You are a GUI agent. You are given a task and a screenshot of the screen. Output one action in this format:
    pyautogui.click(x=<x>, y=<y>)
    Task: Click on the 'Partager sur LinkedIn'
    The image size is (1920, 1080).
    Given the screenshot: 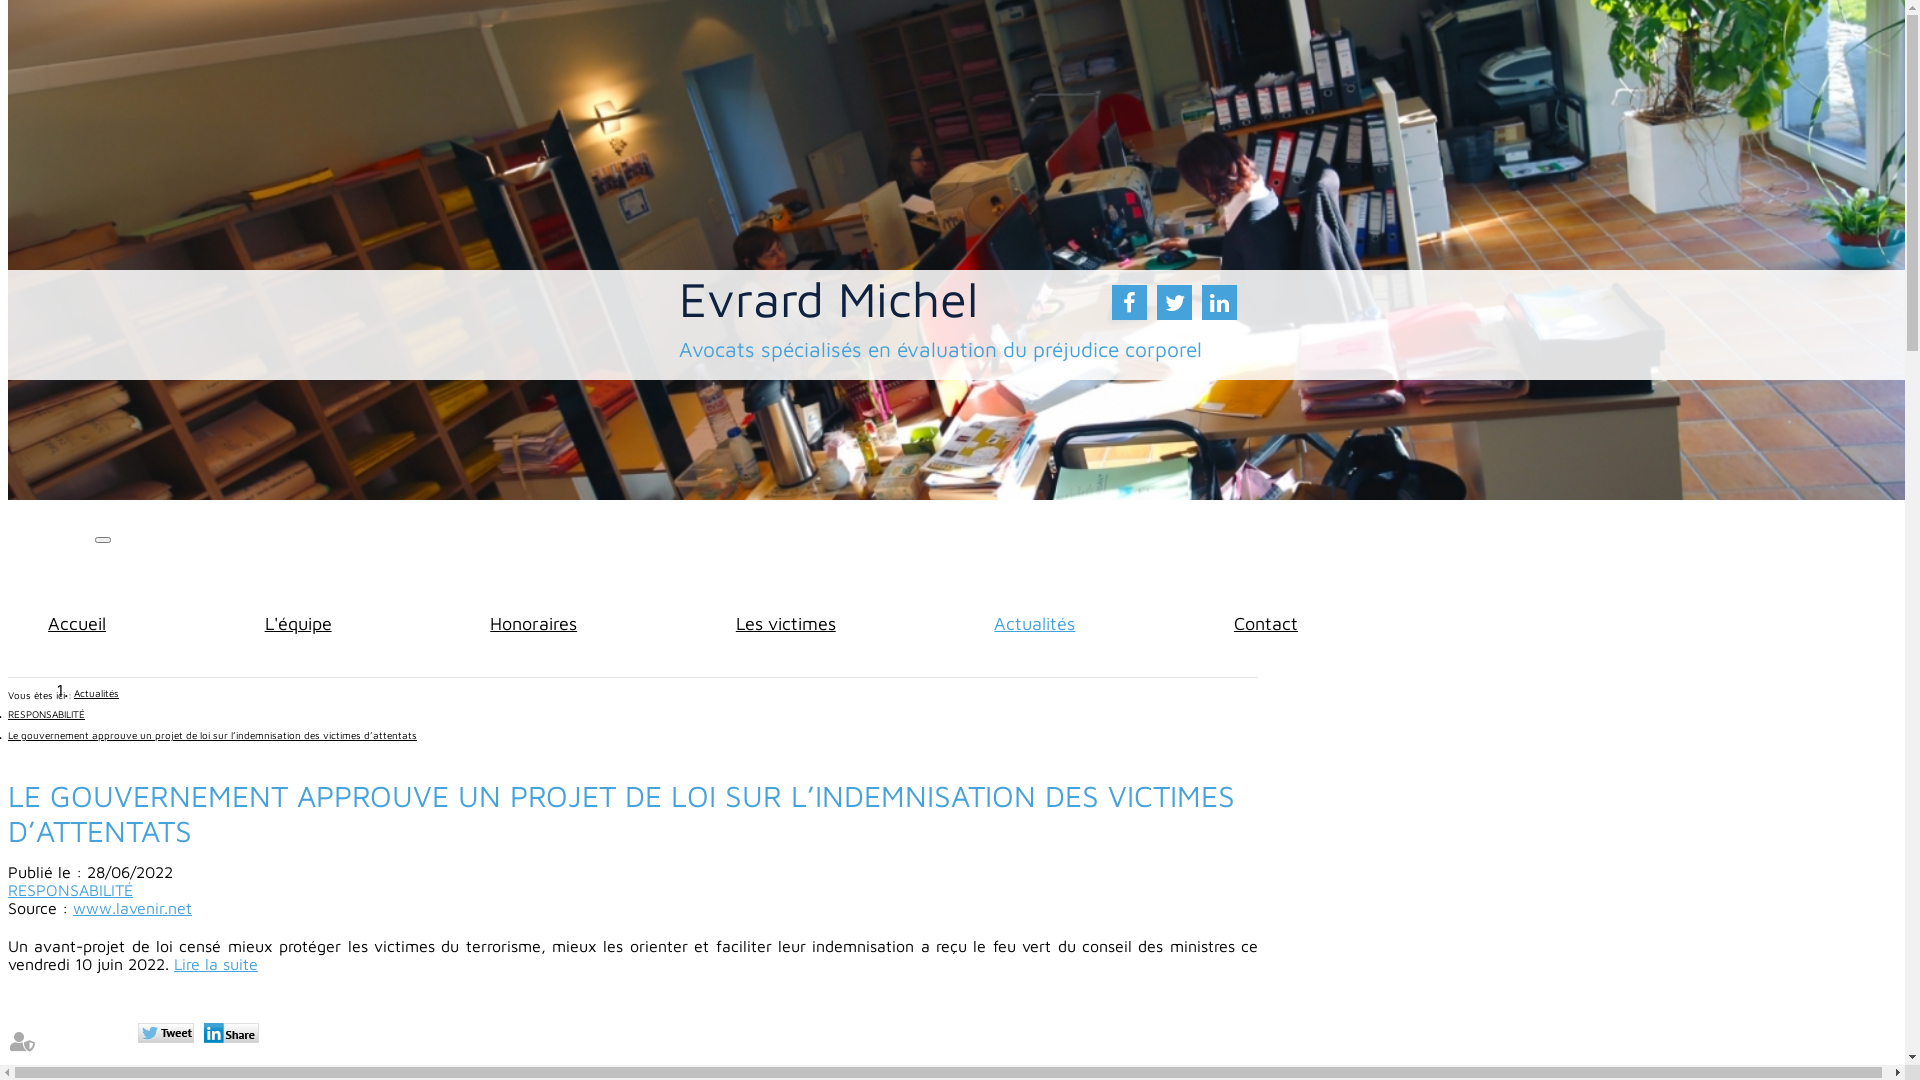 What is the action you would take?
    pyautogui.click(x=234, y=1034)
    